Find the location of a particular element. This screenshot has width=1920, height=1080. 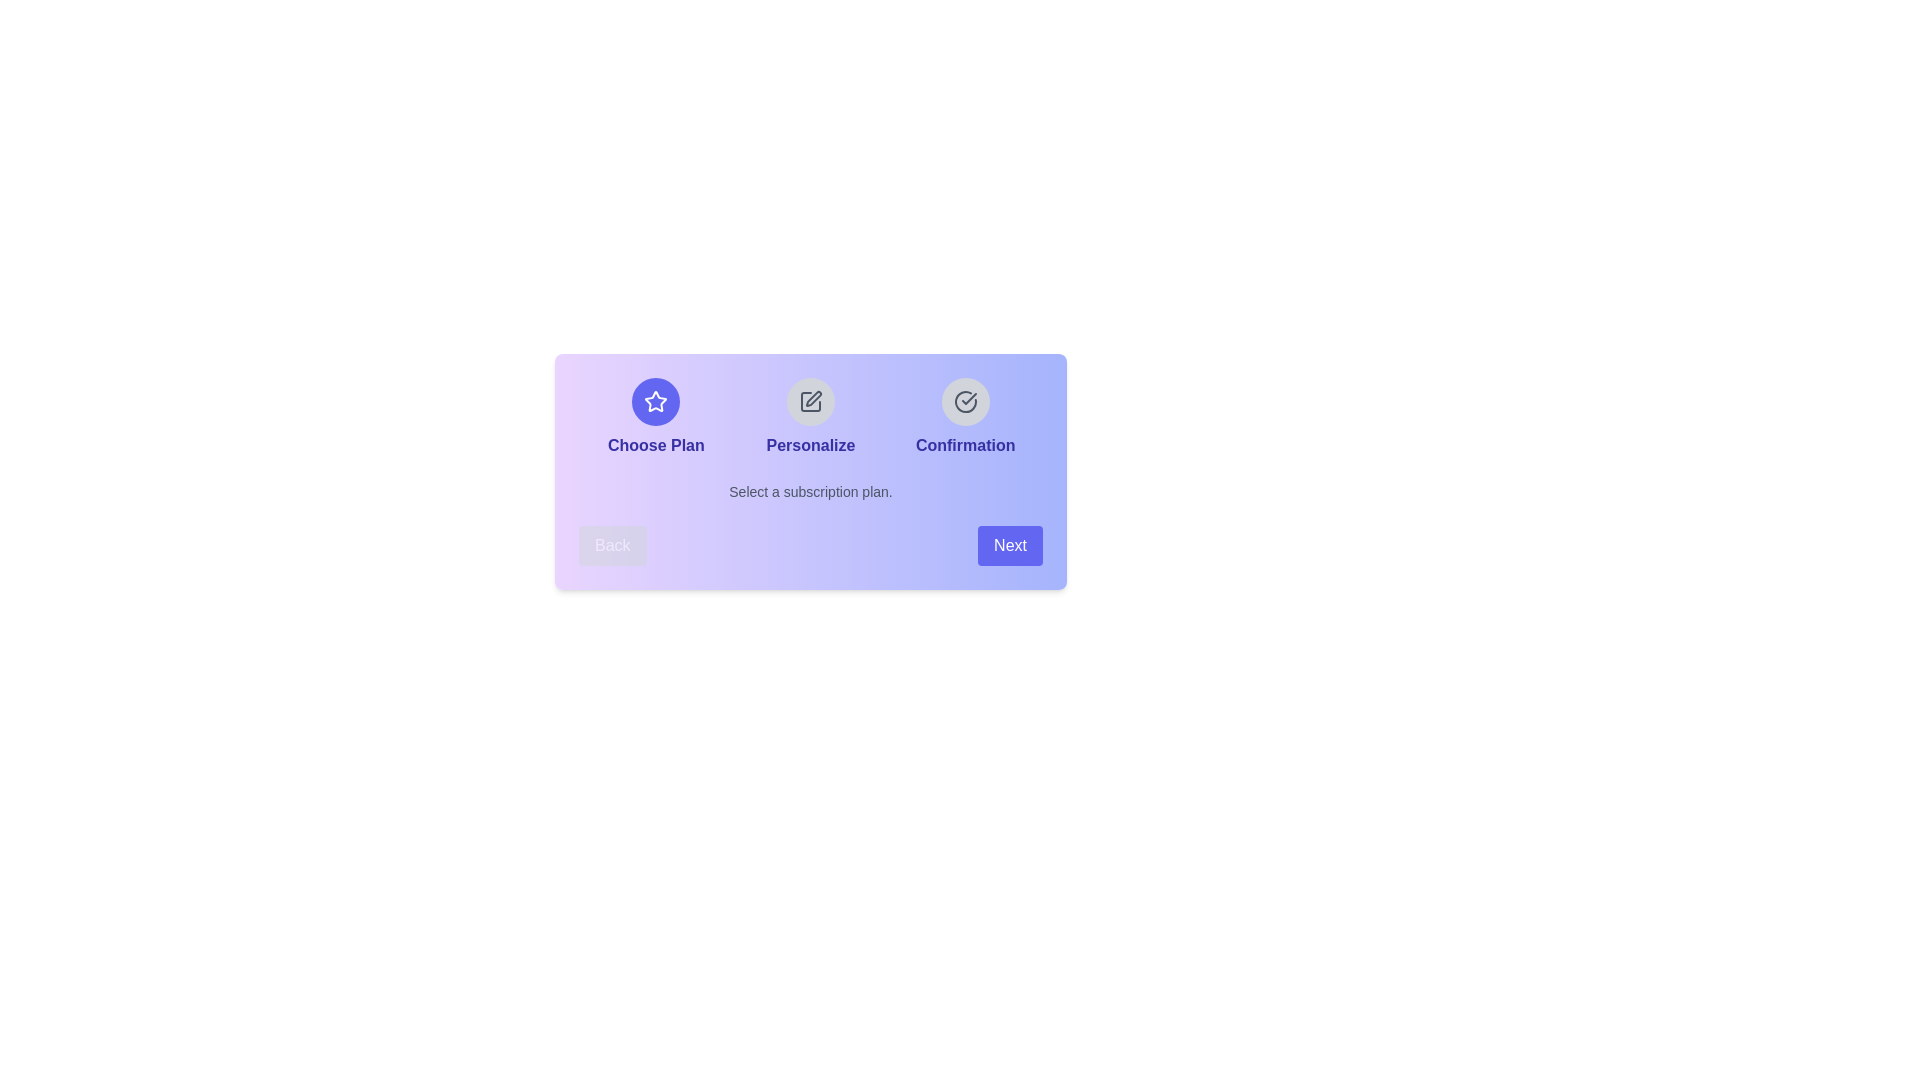

the step icon corresponding to Personalize to view its details is located at coordinates (811, 401).